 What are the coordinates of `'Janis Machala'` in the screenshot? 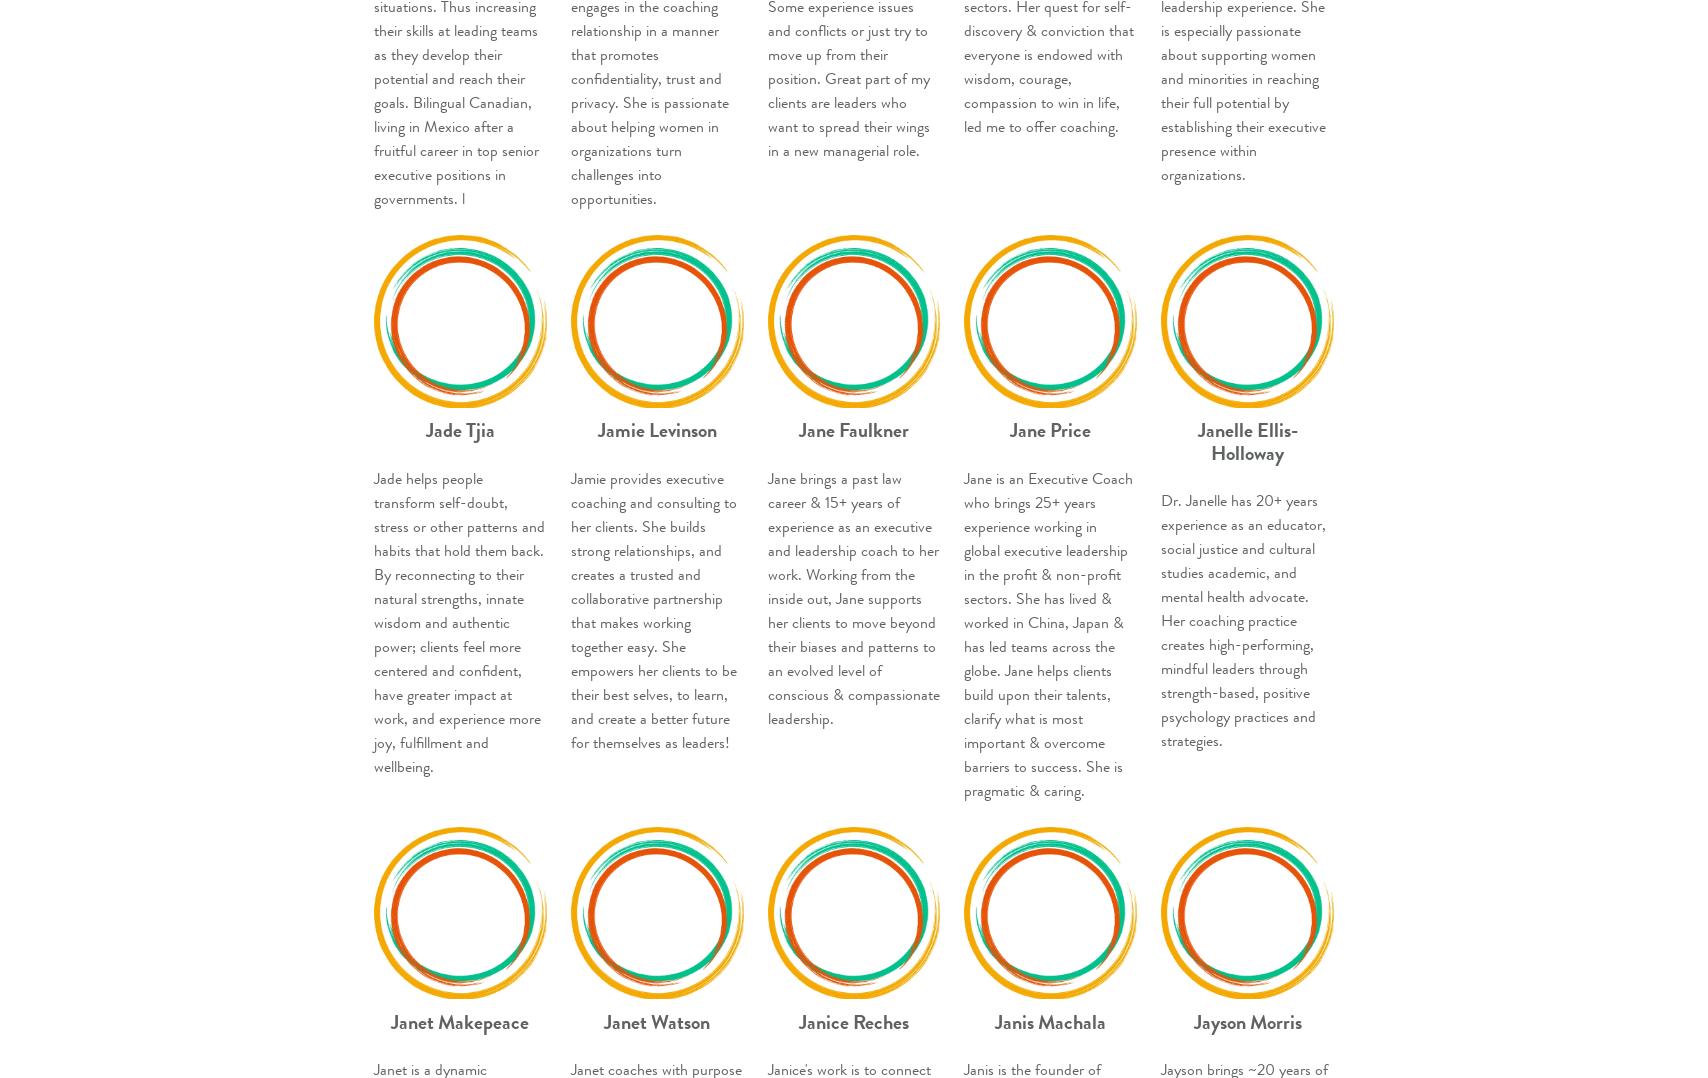 It's located at (1050, 1020).